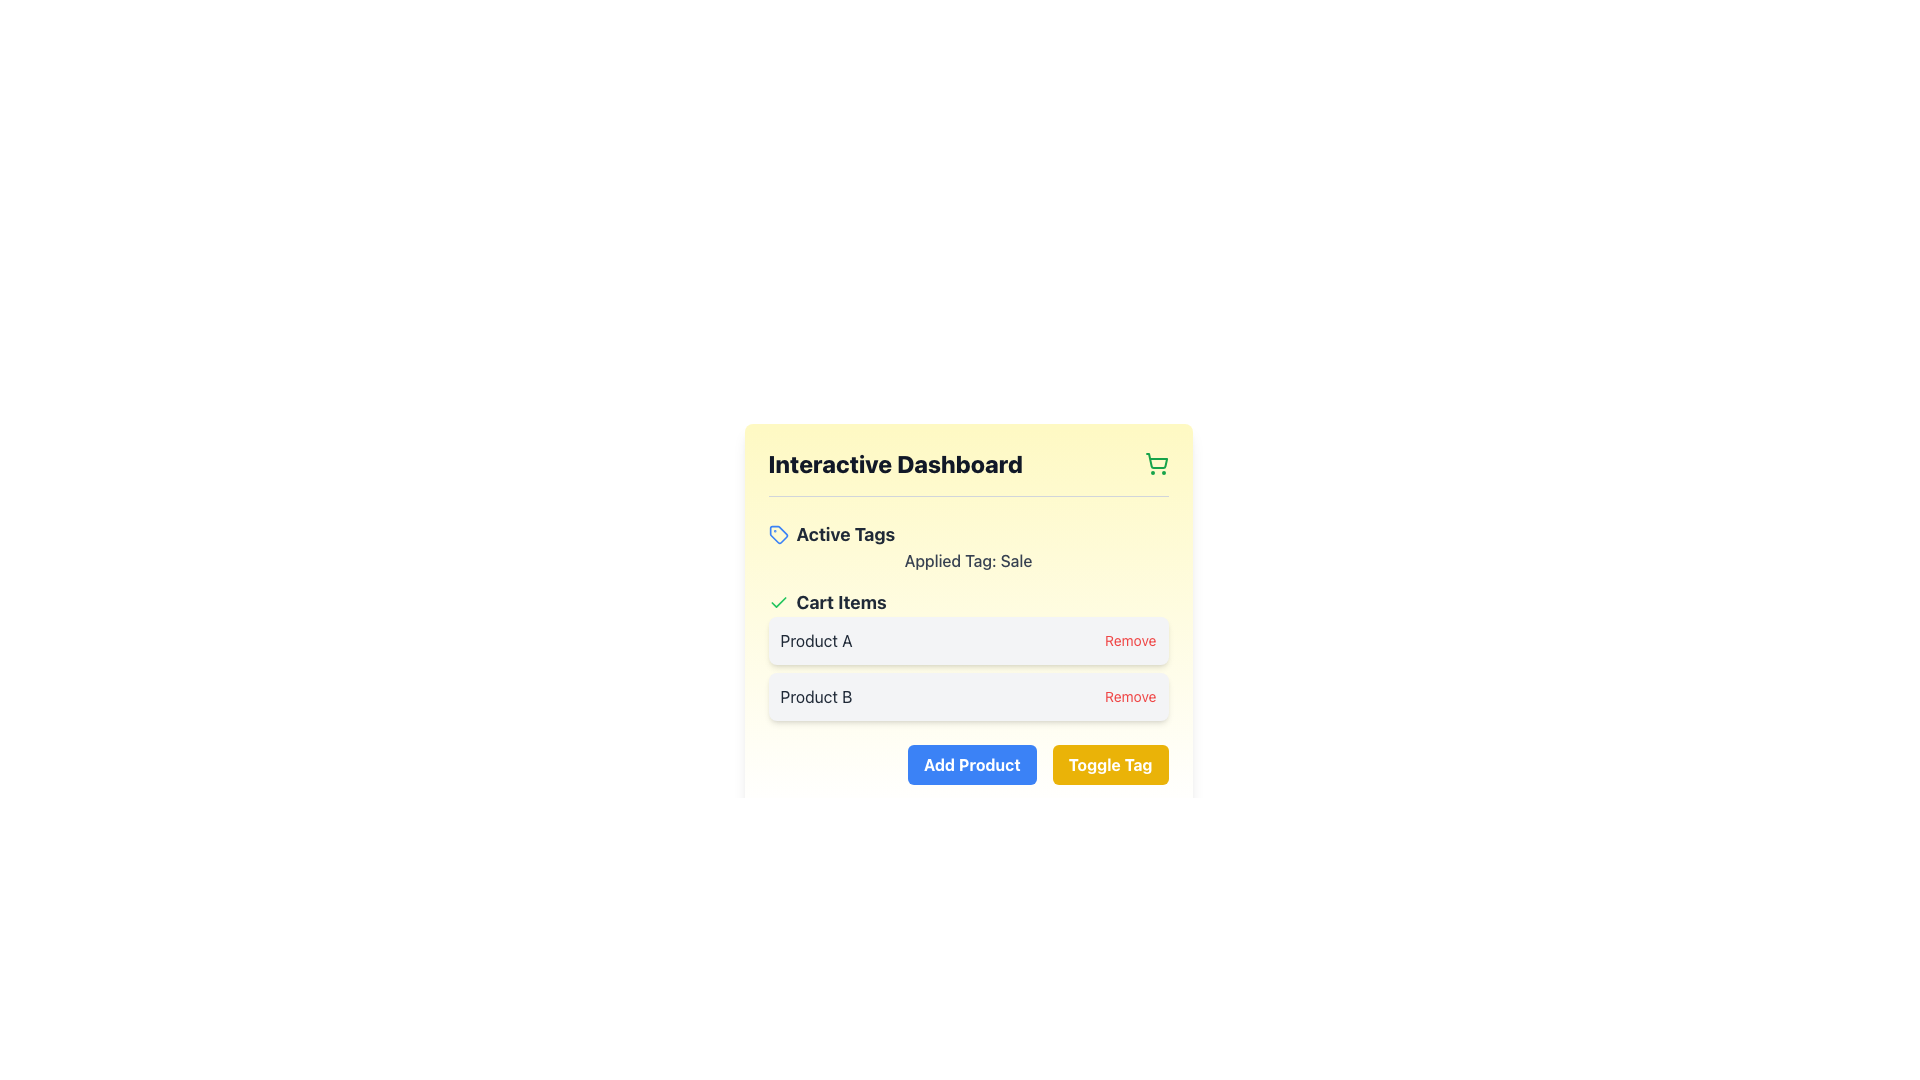 This screenshot has width=1920, height=1080. What do you see at coordinates (968, 547) in the screenshot?
I see `displayed tag information from the 'Active Tags' section, which includes the title 'Active Tags' and the smaller text 'Applied Tag: Sale' located near the top-left of the dashboard` at bounding box center [968, 547].